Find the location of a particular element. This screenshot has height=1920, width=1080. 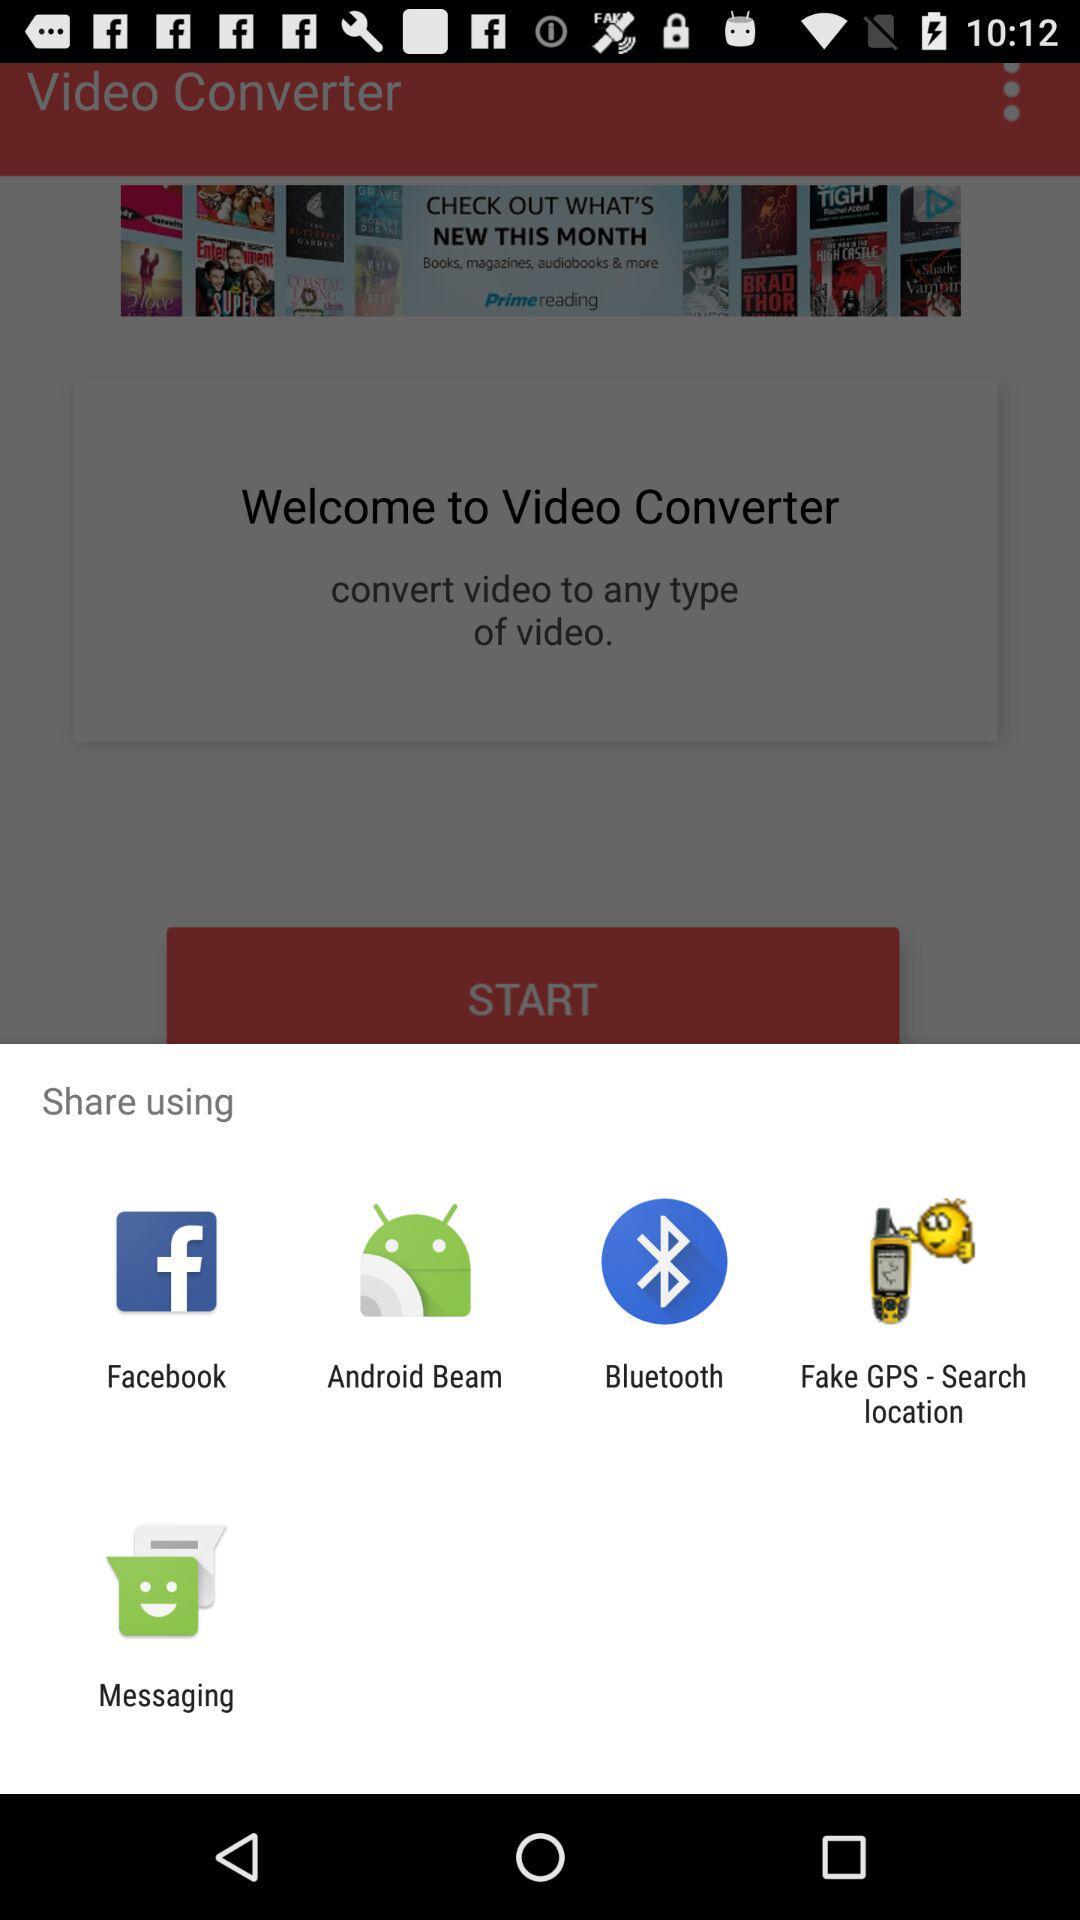

fake gps search app is located at coordinates (913, 1392).